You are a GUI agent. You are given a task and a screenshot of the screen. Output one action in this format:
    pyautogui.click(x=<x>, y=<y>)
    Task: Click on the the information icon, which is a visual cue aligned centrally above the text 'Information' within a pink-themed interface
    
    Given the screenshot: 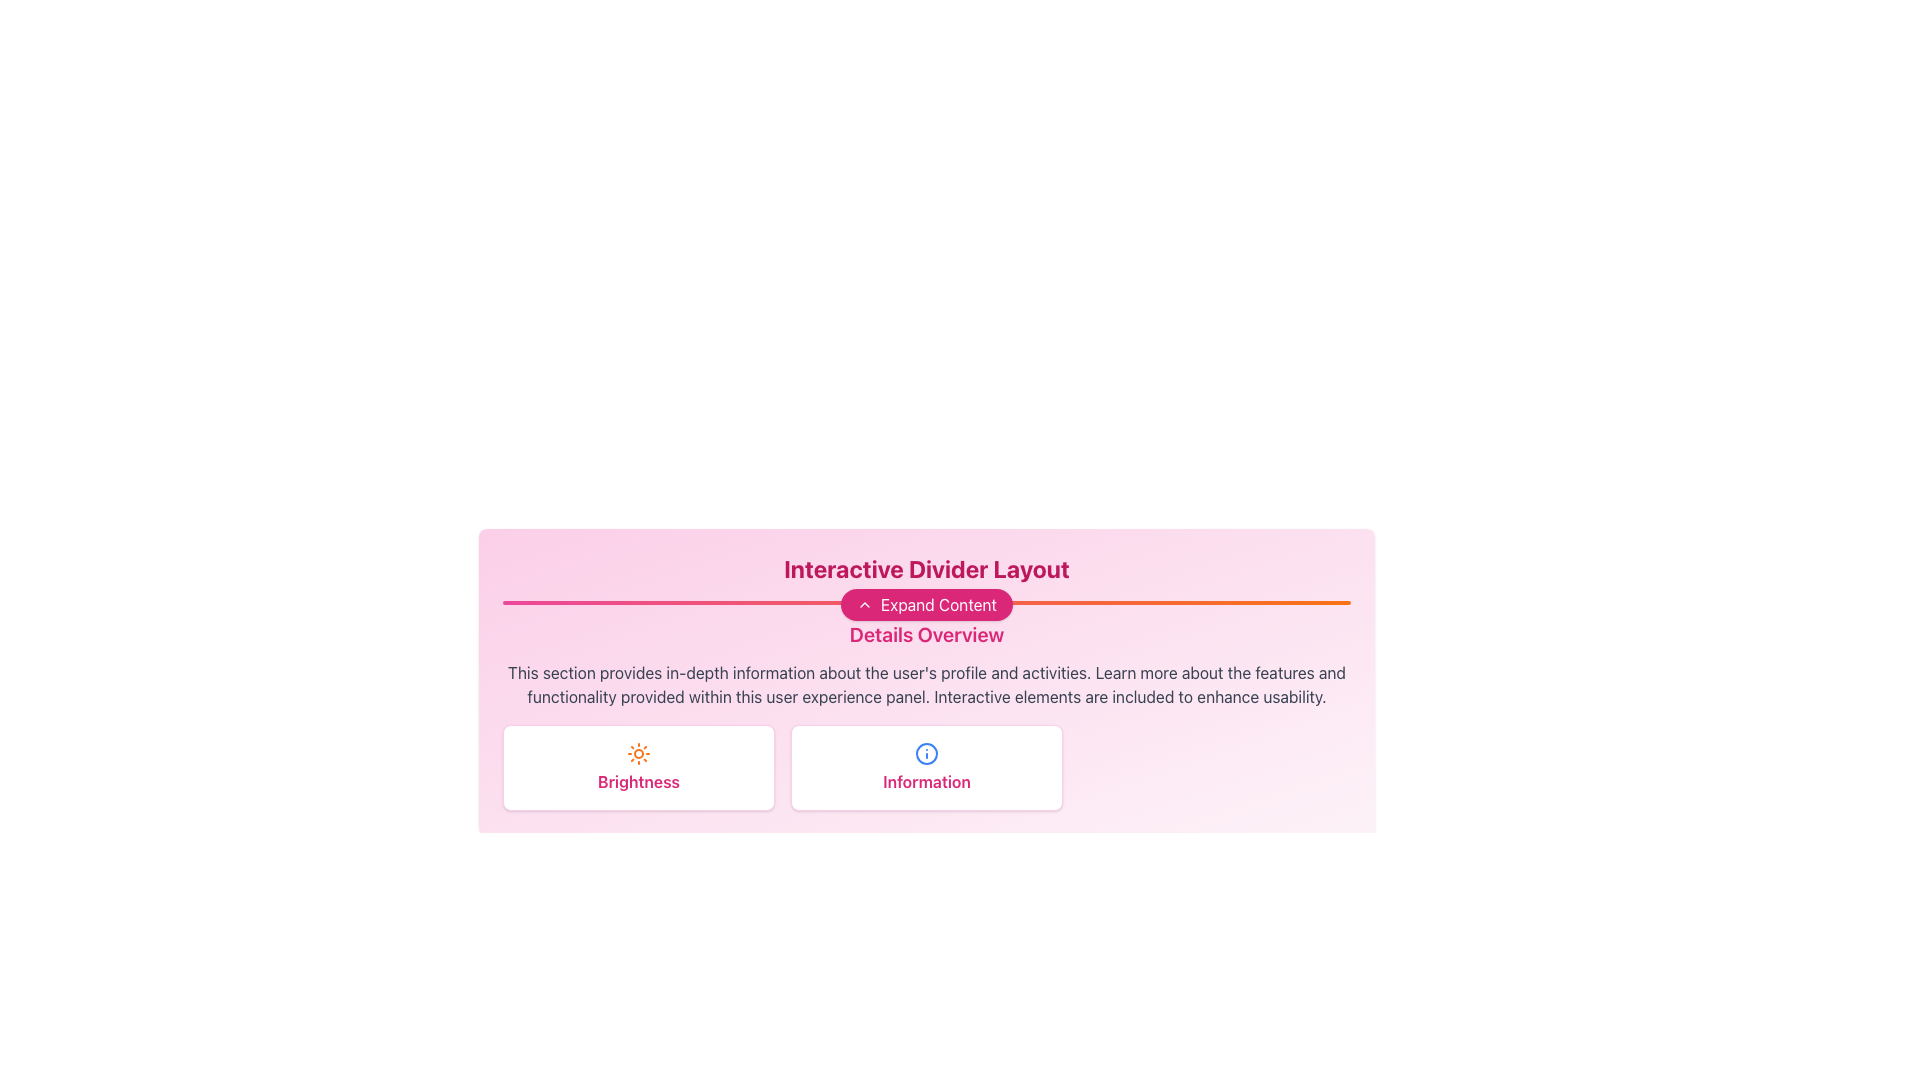 What is the action you would take?
    pyautogui.click(x=925, y=753)
    